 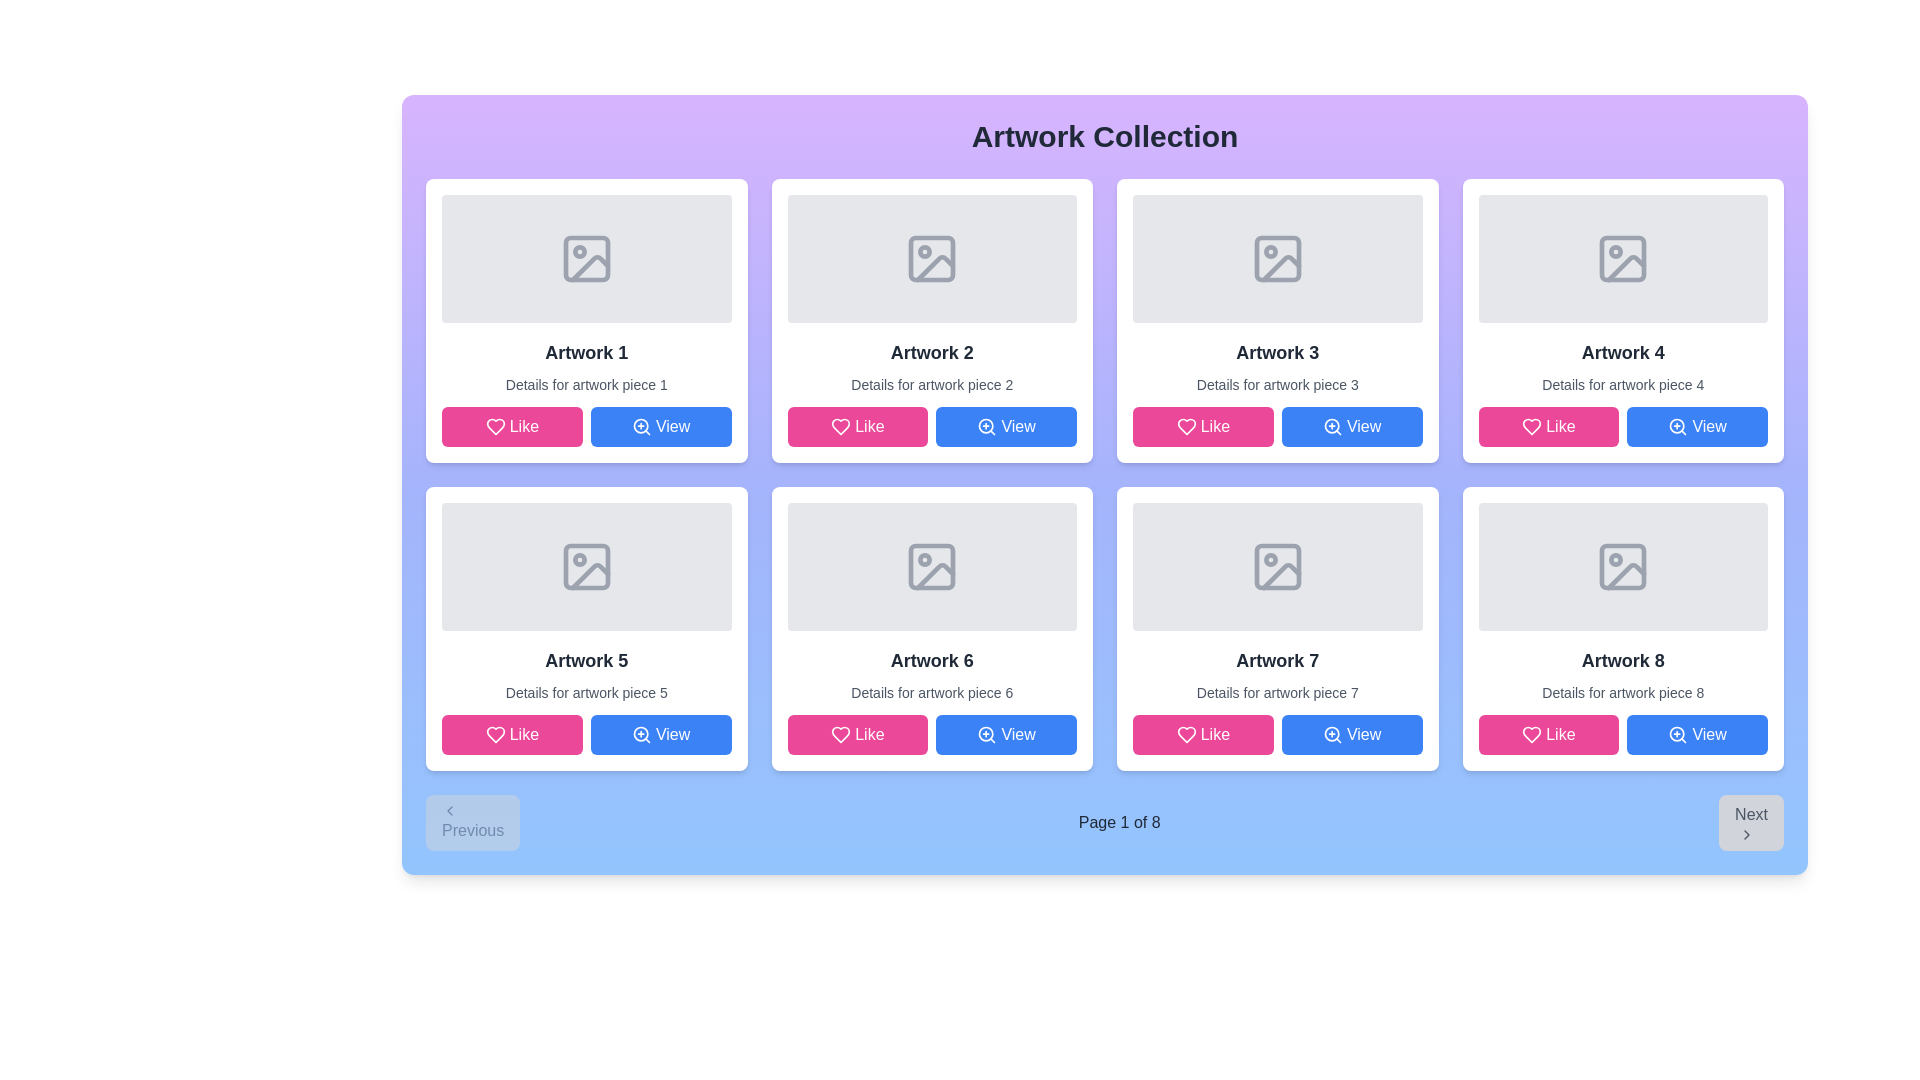 I want to click on the blue 'View' button with white text and a magnifying glass icon located in the second panel from the left in the top row, positioned to the right of the 'Like' button, so click(x=1006, y=426).